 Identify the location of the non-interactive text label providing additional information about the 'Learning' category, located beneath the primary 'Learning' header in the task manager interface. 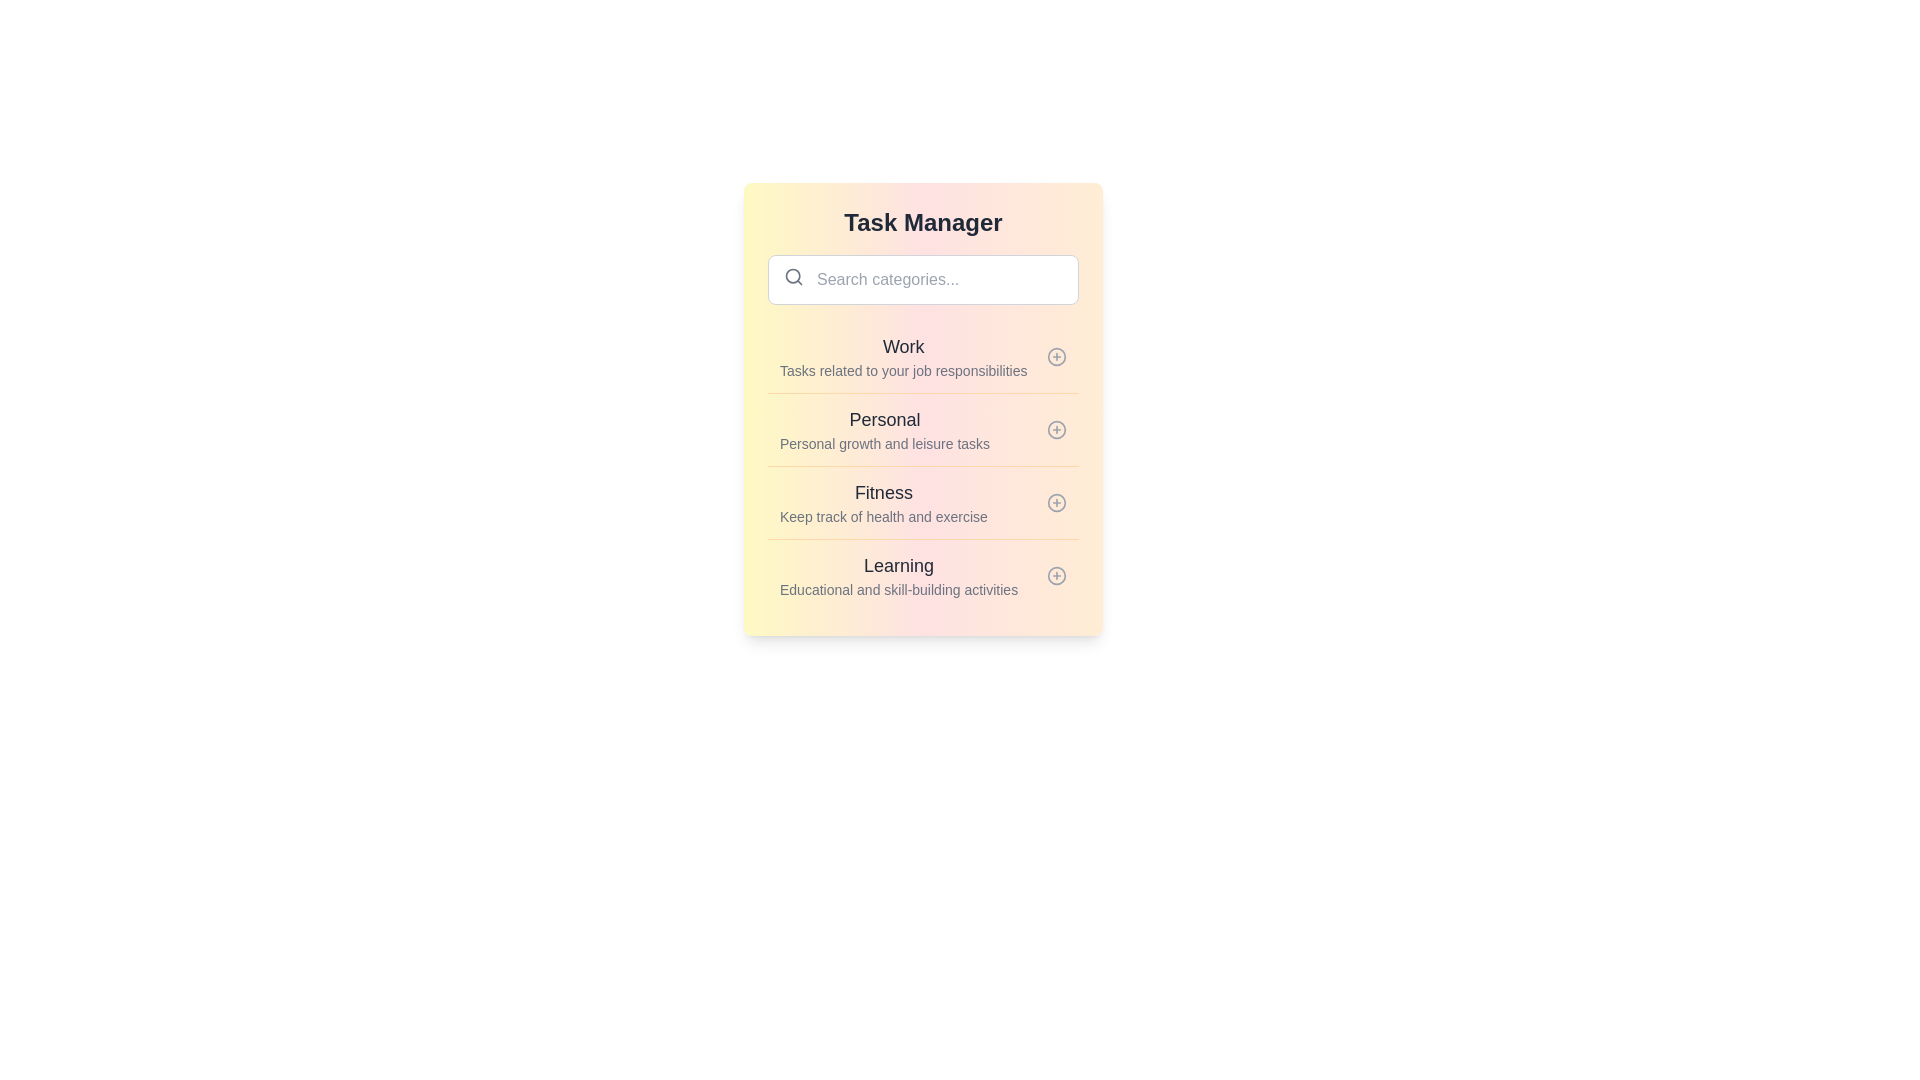
(898, 589).